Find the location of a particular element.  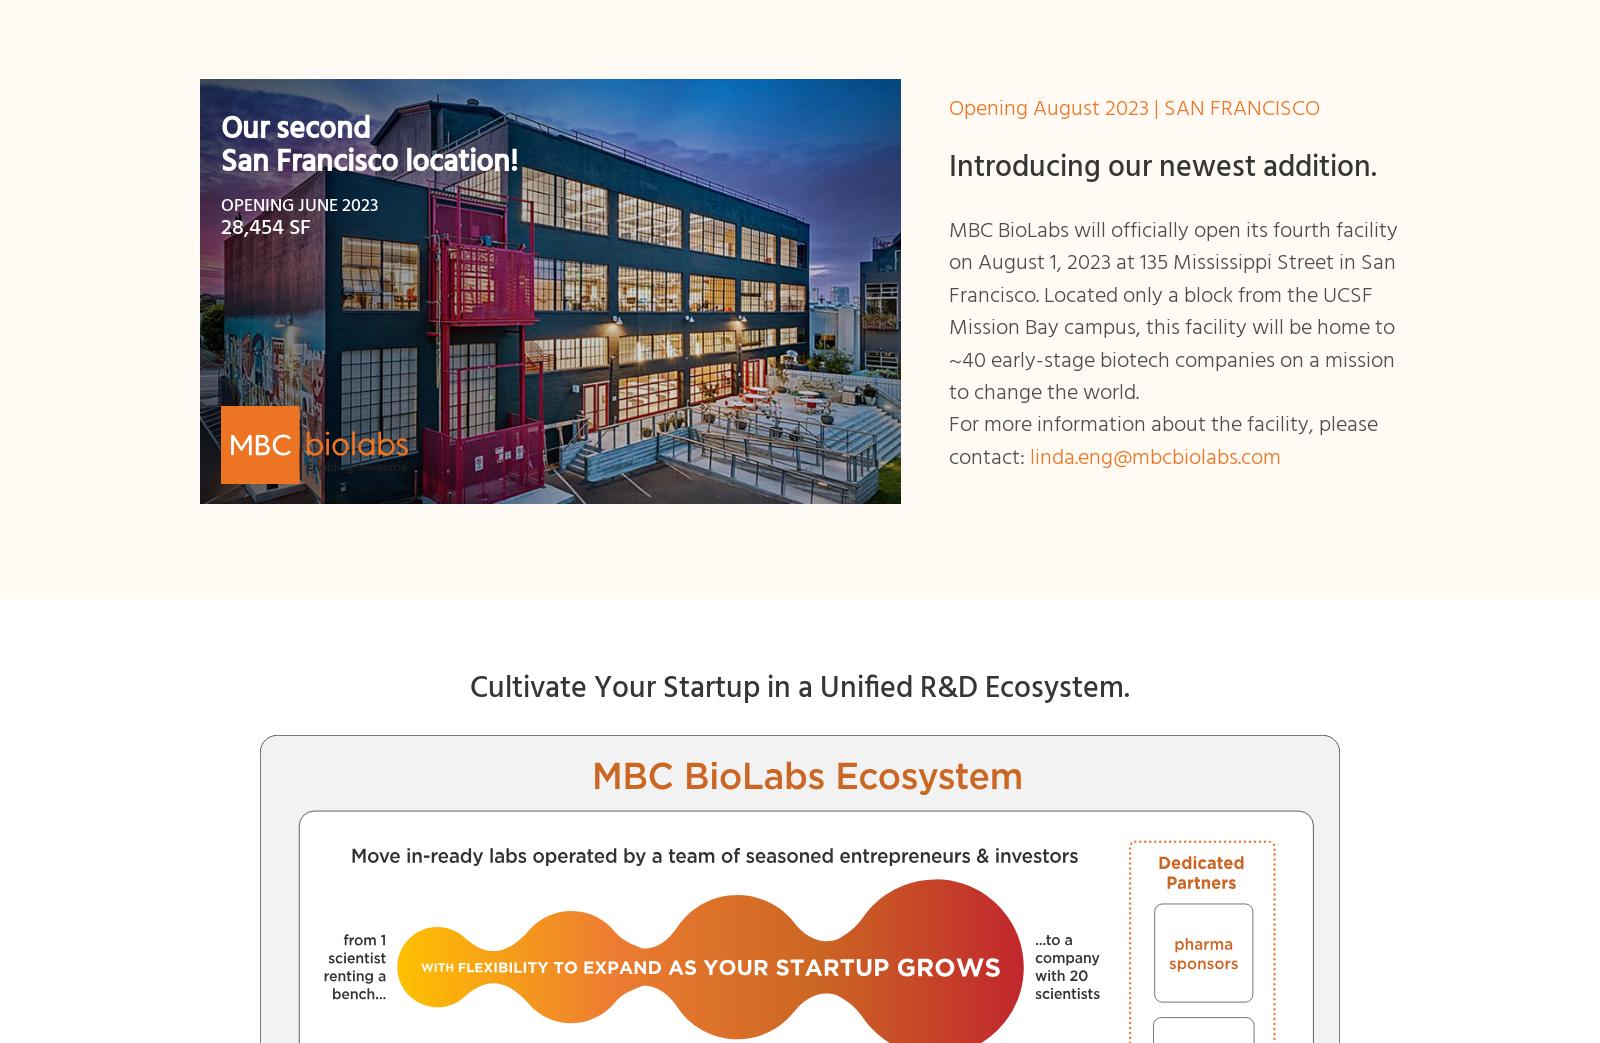

'OPENING JUNE 2023' is located at coordinates (220, 203).